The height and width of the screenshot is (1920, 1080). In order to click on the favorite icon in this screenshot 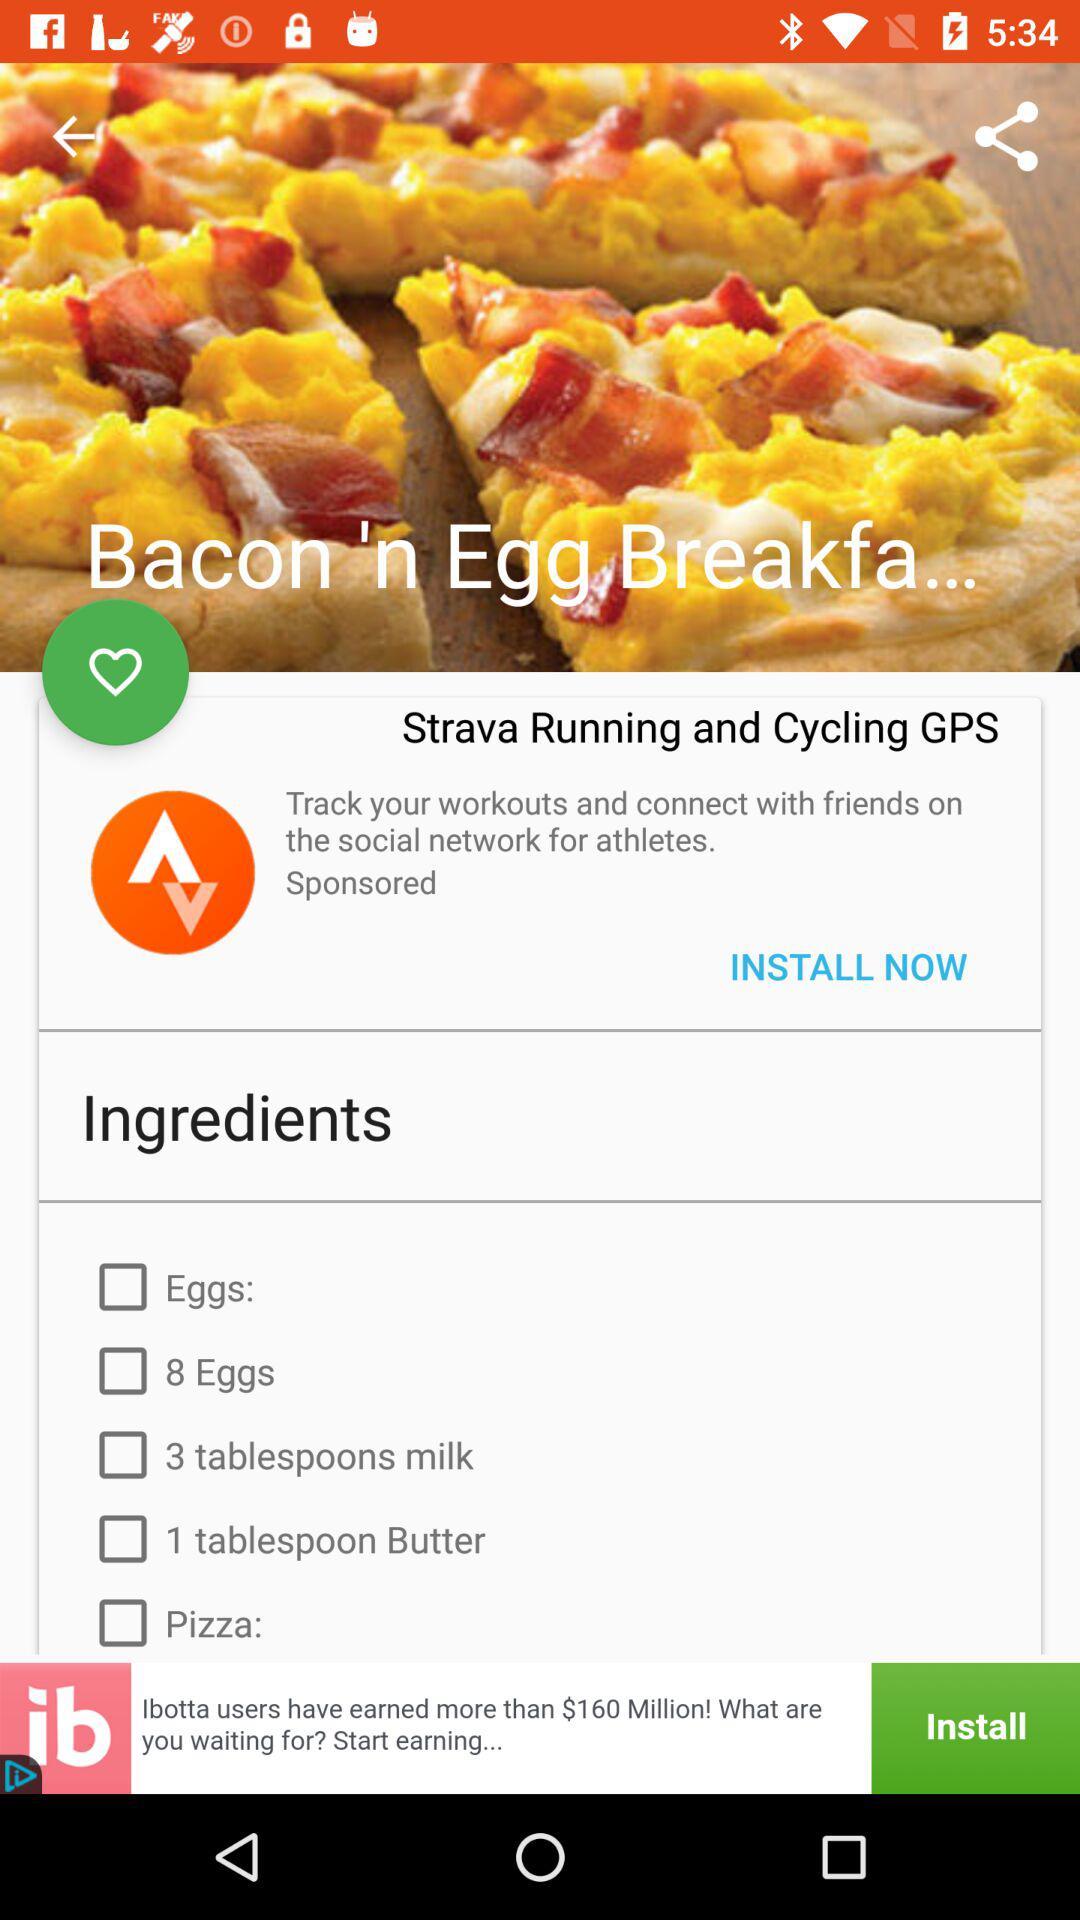, I will do `click(115, 672)`.